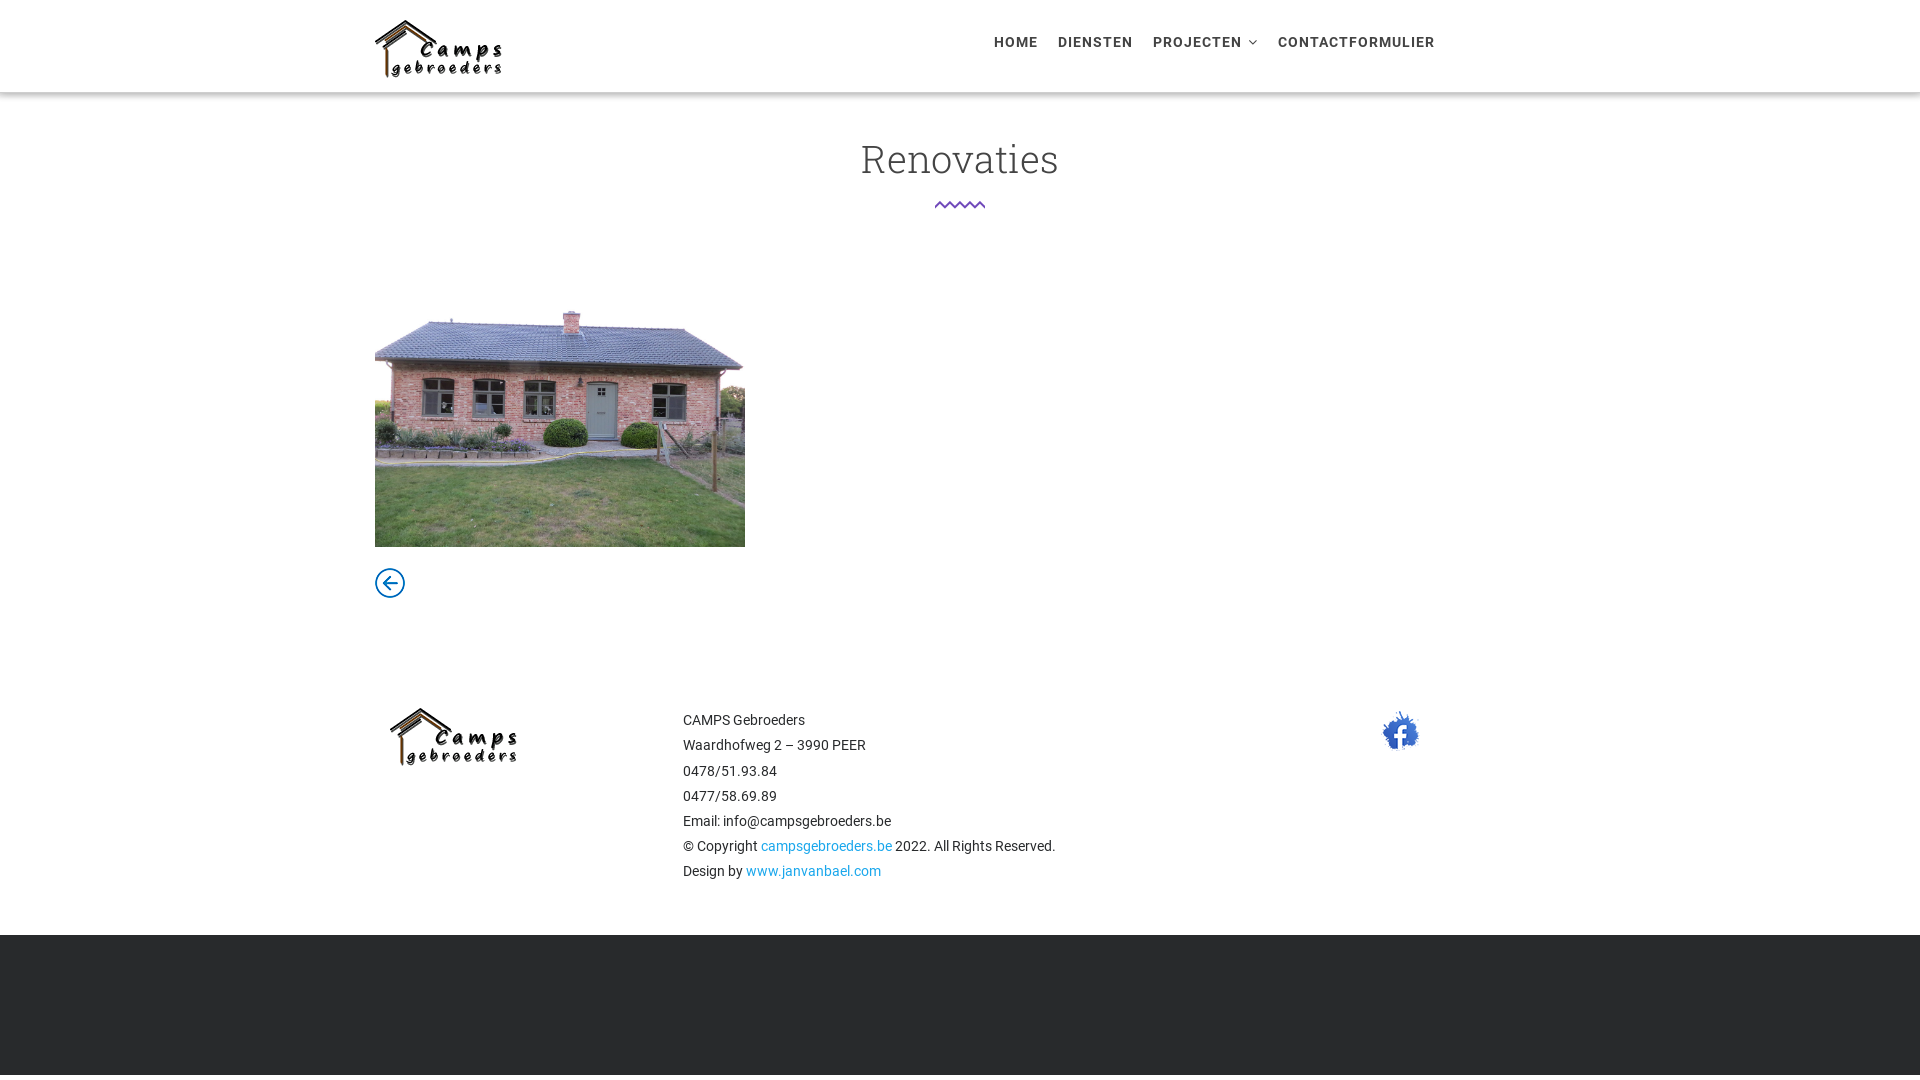 The height and width of the screenshot is (1080, 1920). What do you see at coordinates (1204, 42) in the screenshot?
I see `'PROJECTEN'` at bounding box center [1204, 42].